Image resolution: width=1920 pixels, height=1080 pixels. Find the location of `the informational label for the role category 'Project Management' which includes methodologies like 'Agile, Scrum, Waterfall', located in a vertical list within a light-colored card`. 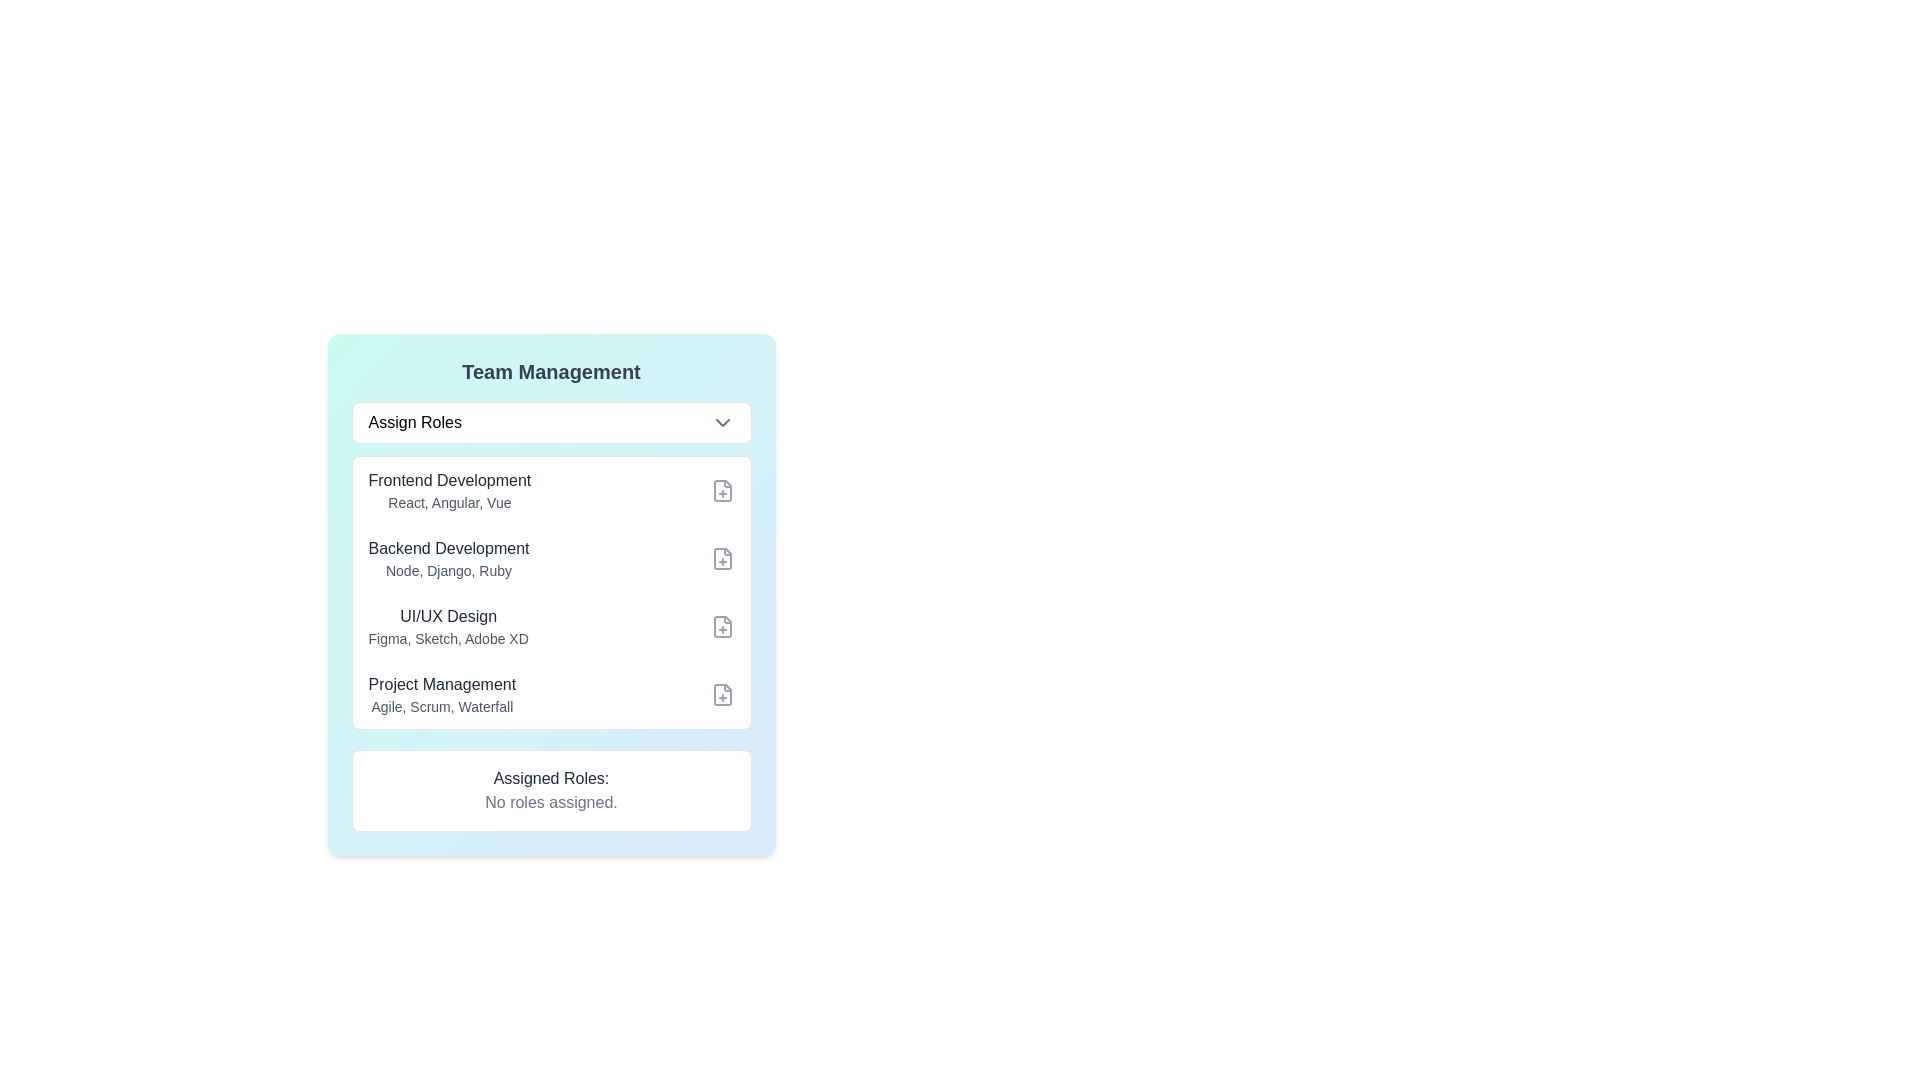

the informational label for the role category 'Project Management' which includes methodologies like 'Agile, Scrum, Waterfall', located in a vertical list within a light-colored card is located at coordinates (441, 693).